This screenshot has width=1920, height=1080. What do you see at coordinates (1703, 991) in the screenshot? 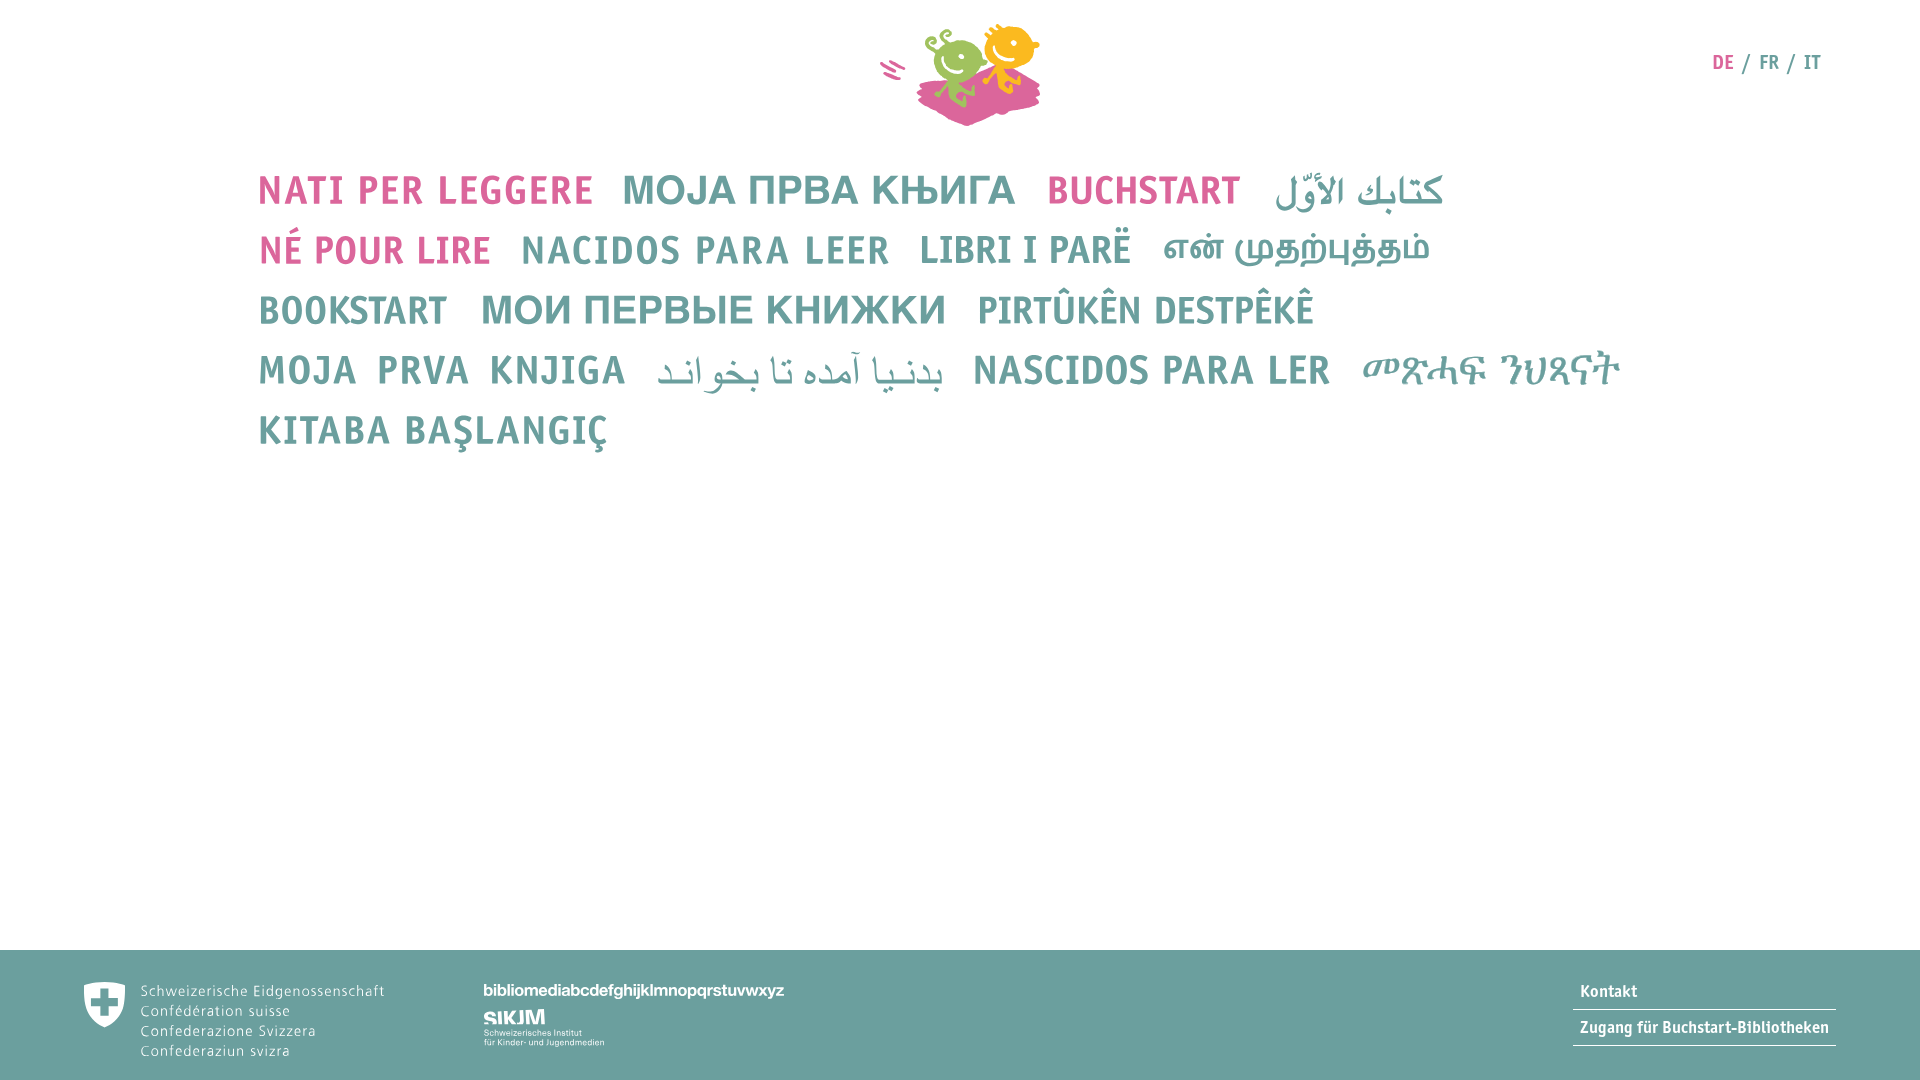
I see `'Kontakt'` at bounding box center [1703, 991].